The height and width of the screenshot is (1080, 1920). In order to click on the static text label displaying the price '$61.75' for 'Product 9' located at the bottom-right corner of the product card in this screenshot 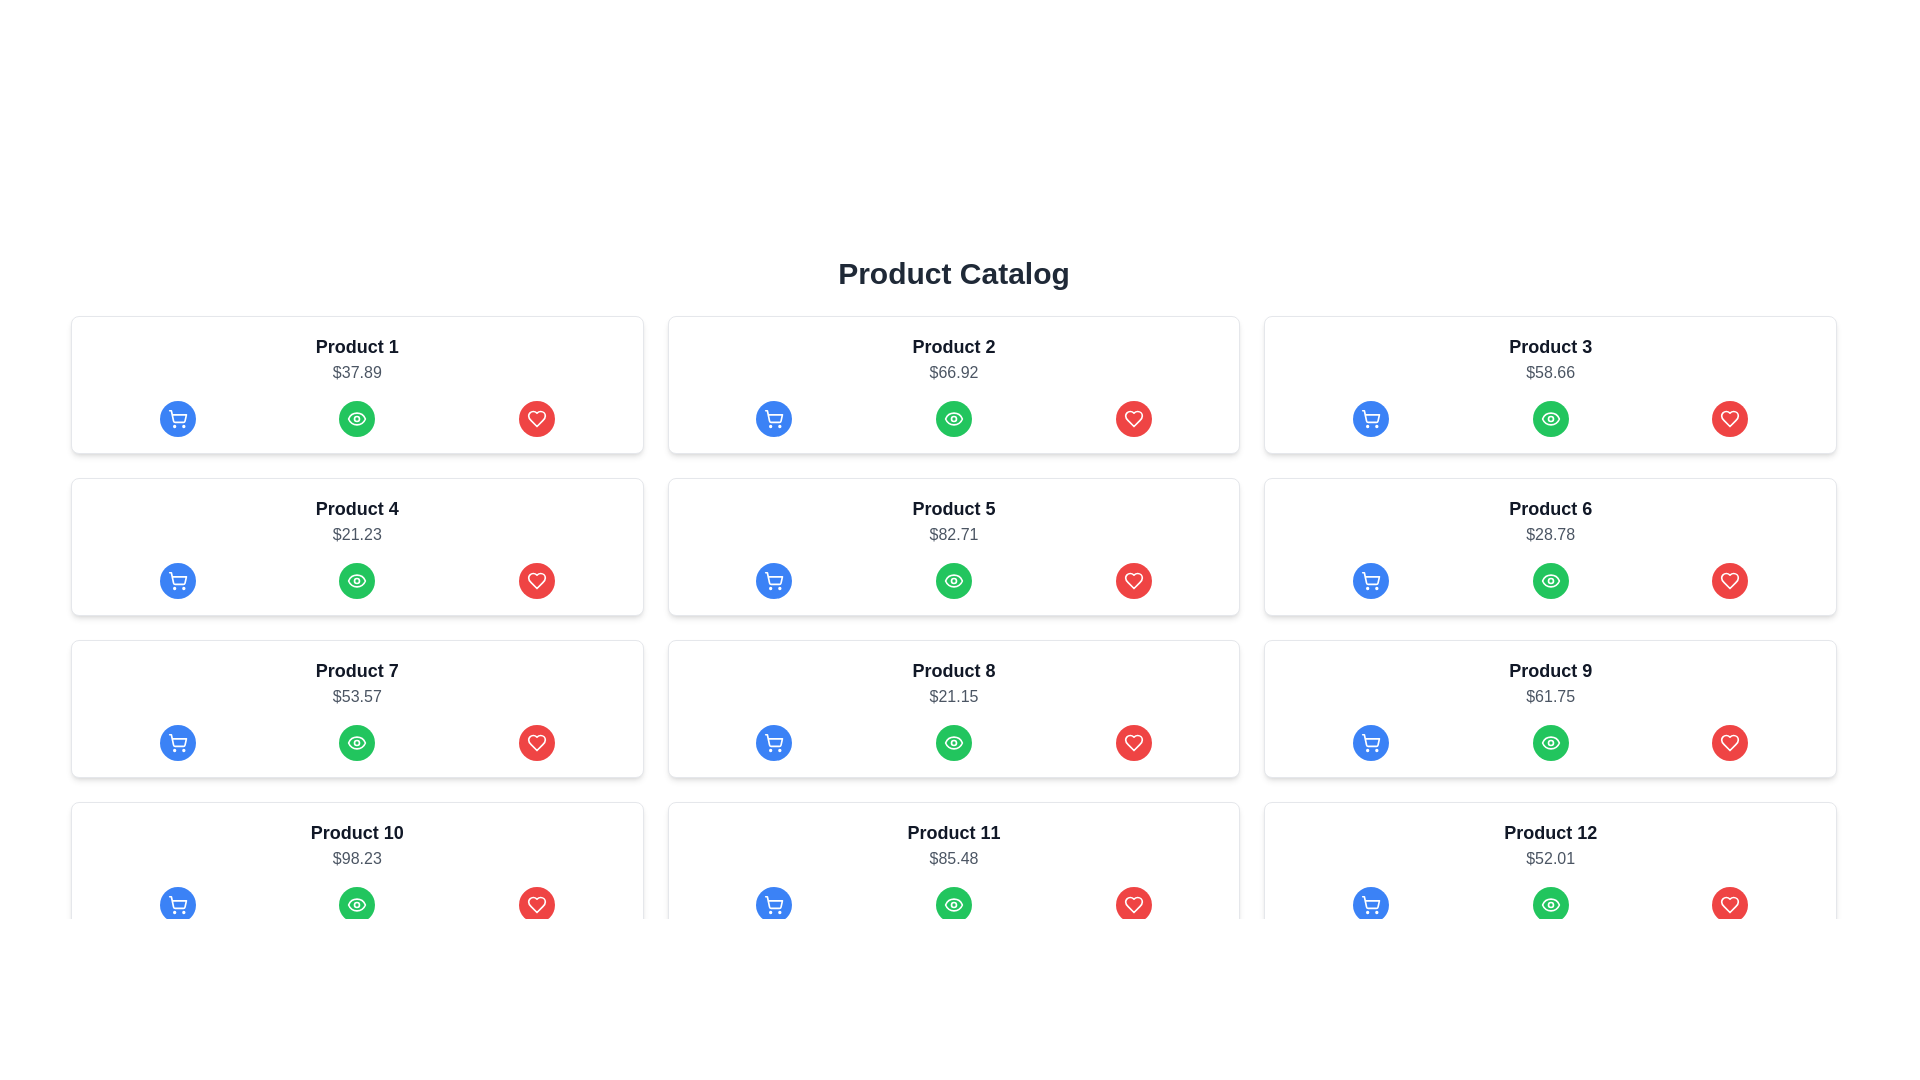, I will do `click(1549, 696)`.